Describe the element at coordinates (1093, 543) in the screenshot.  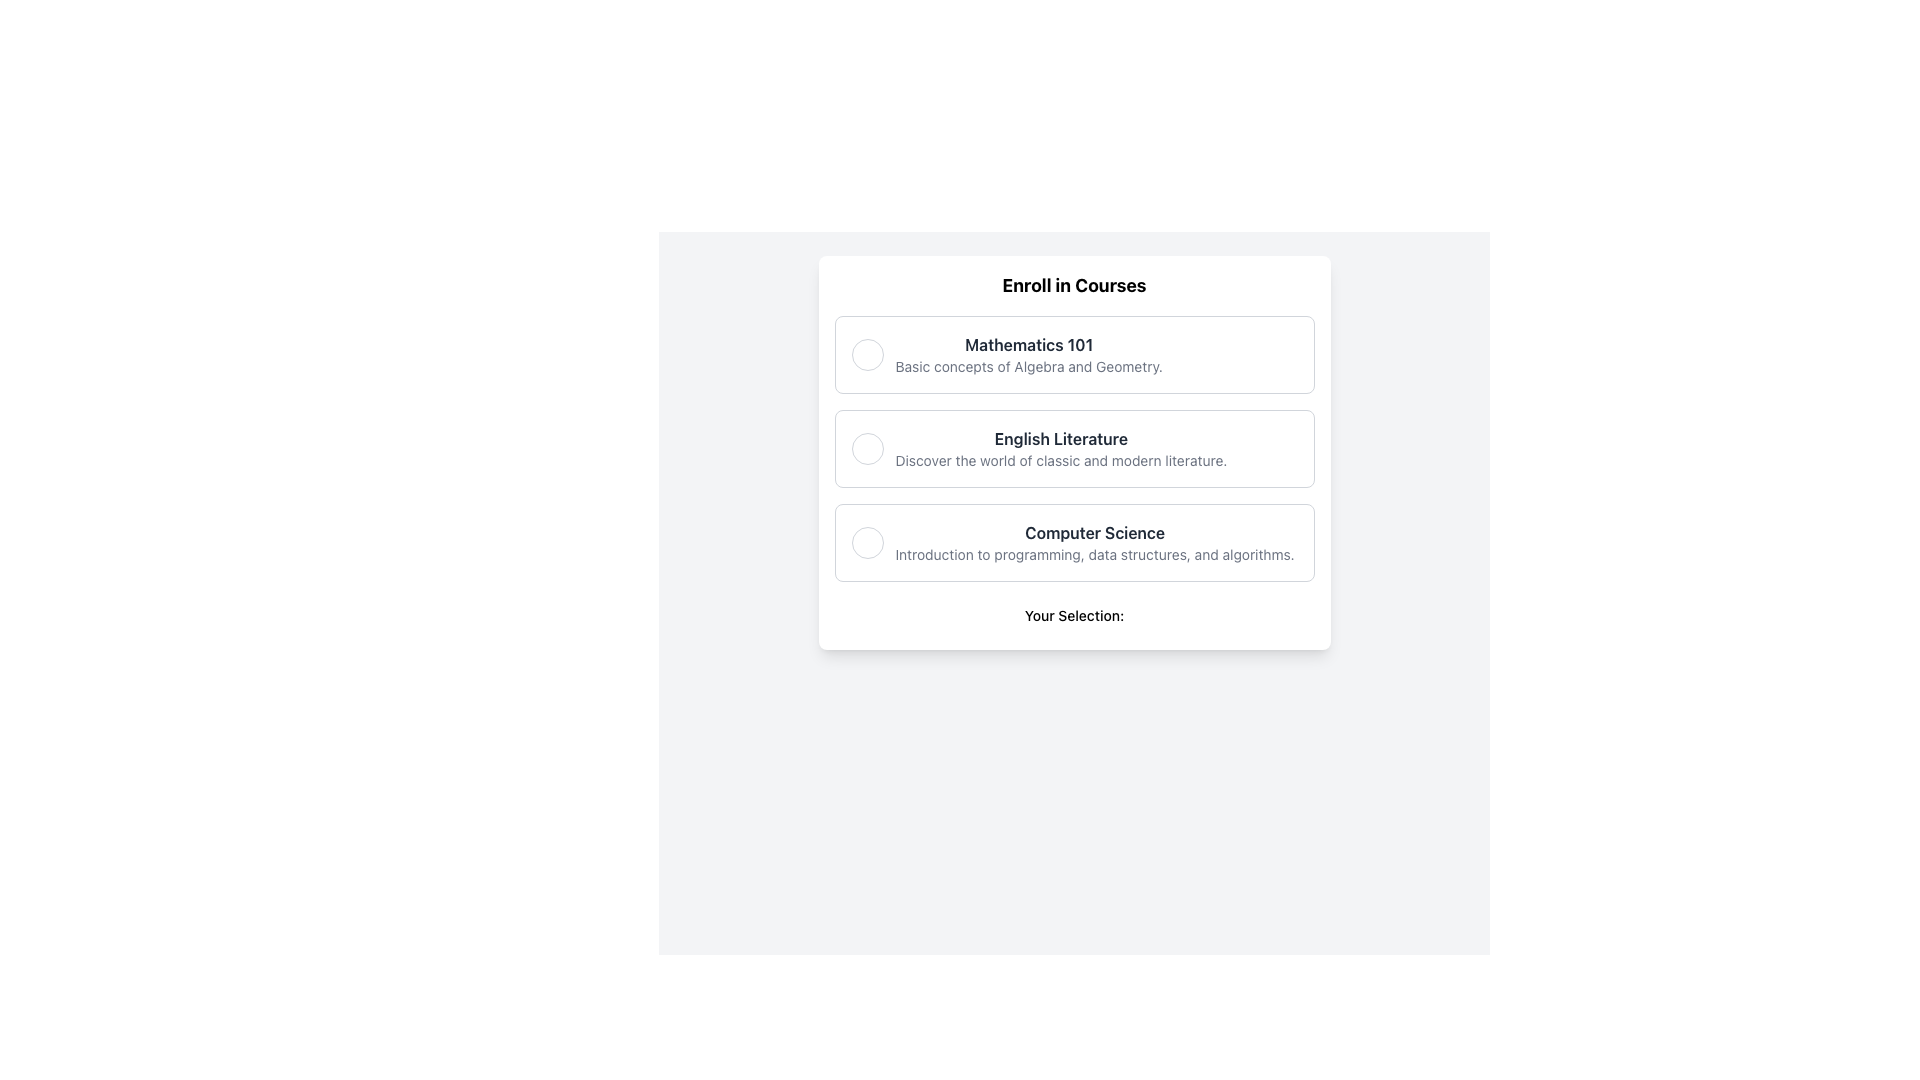
I see `the 'Computer Science' informational text block option` at that location.